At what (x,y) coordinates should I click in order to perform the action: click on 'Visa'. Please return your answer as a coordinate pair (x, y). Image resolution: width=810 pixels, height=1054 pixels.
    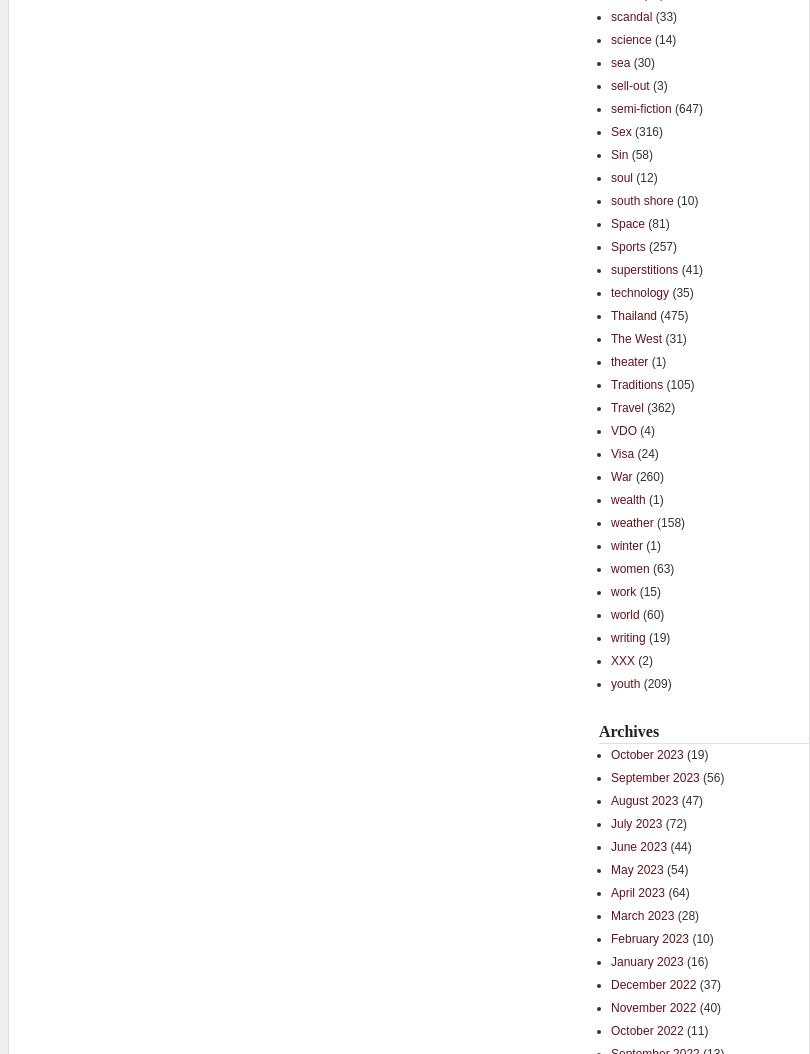
    Looking at the image, I should click on (621, 453).